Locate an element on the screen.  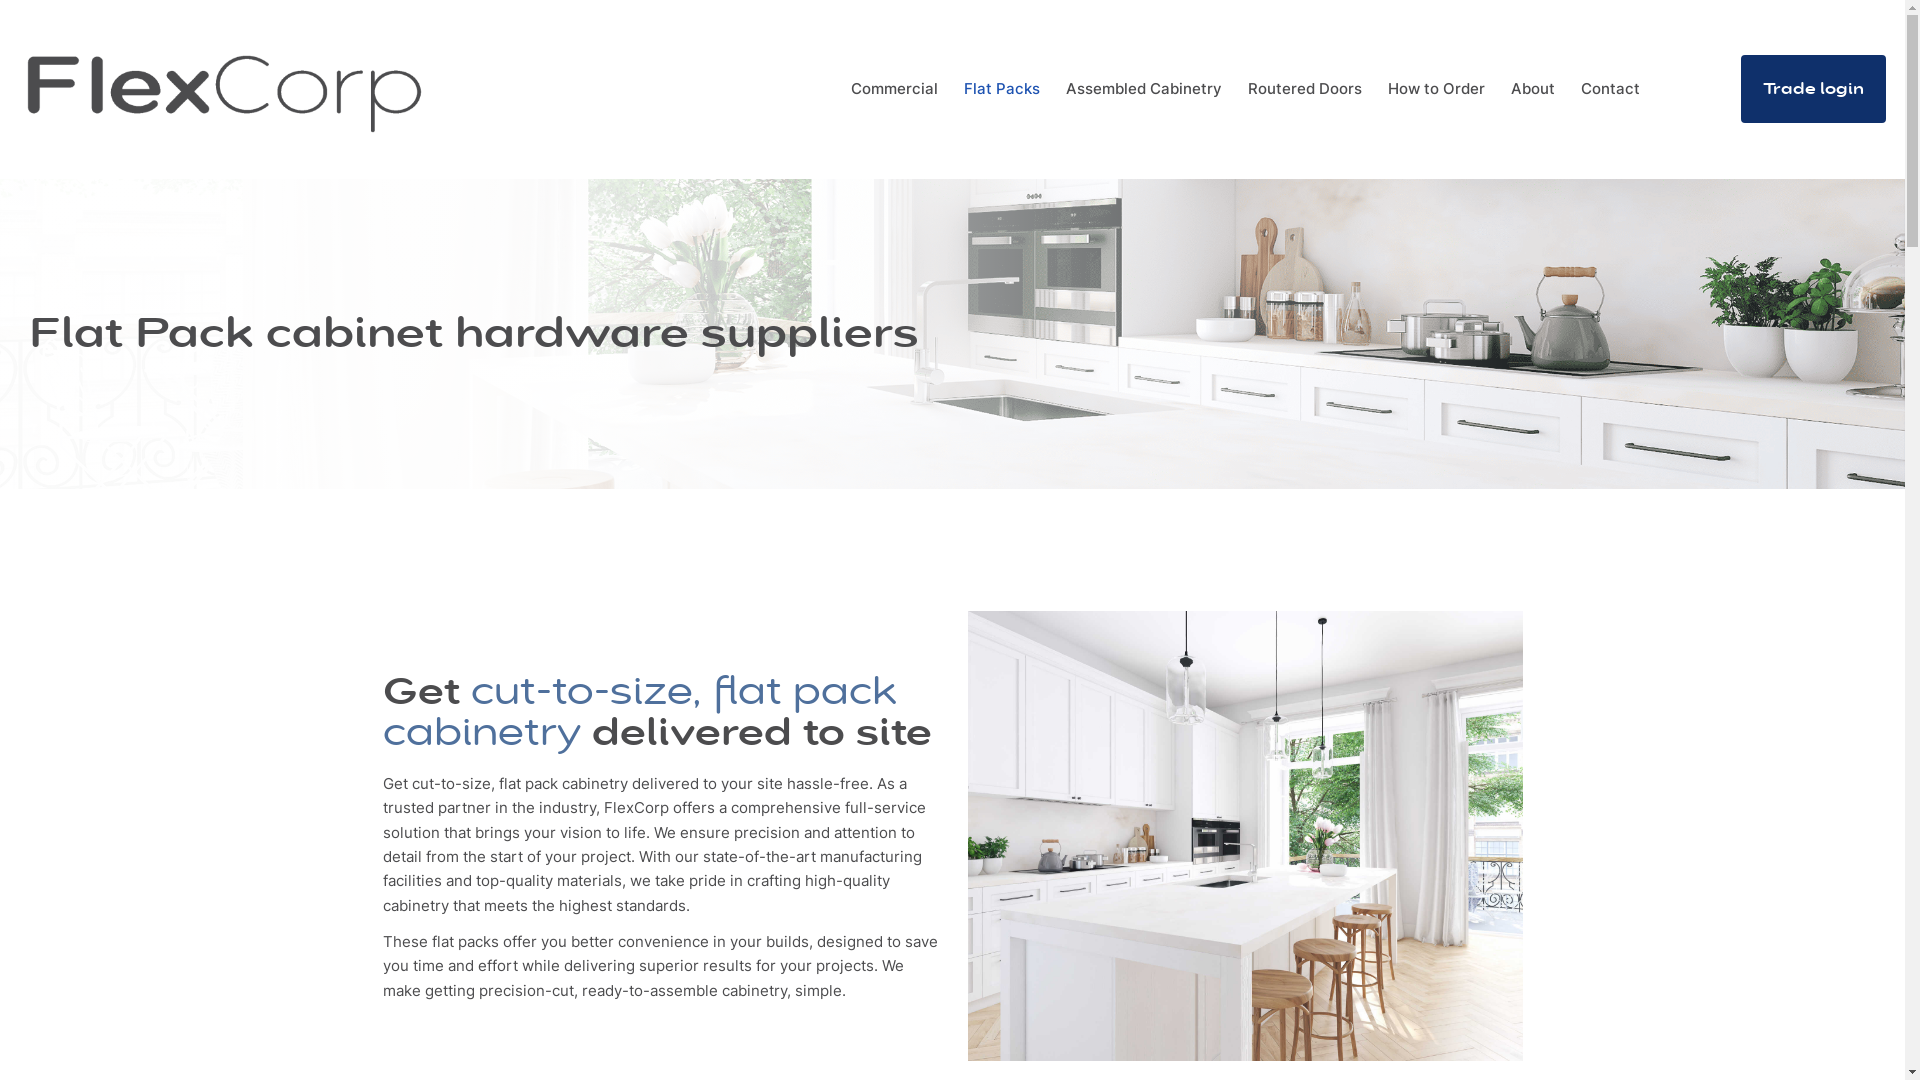
'Commercial' is located at coordinates (893, 87).